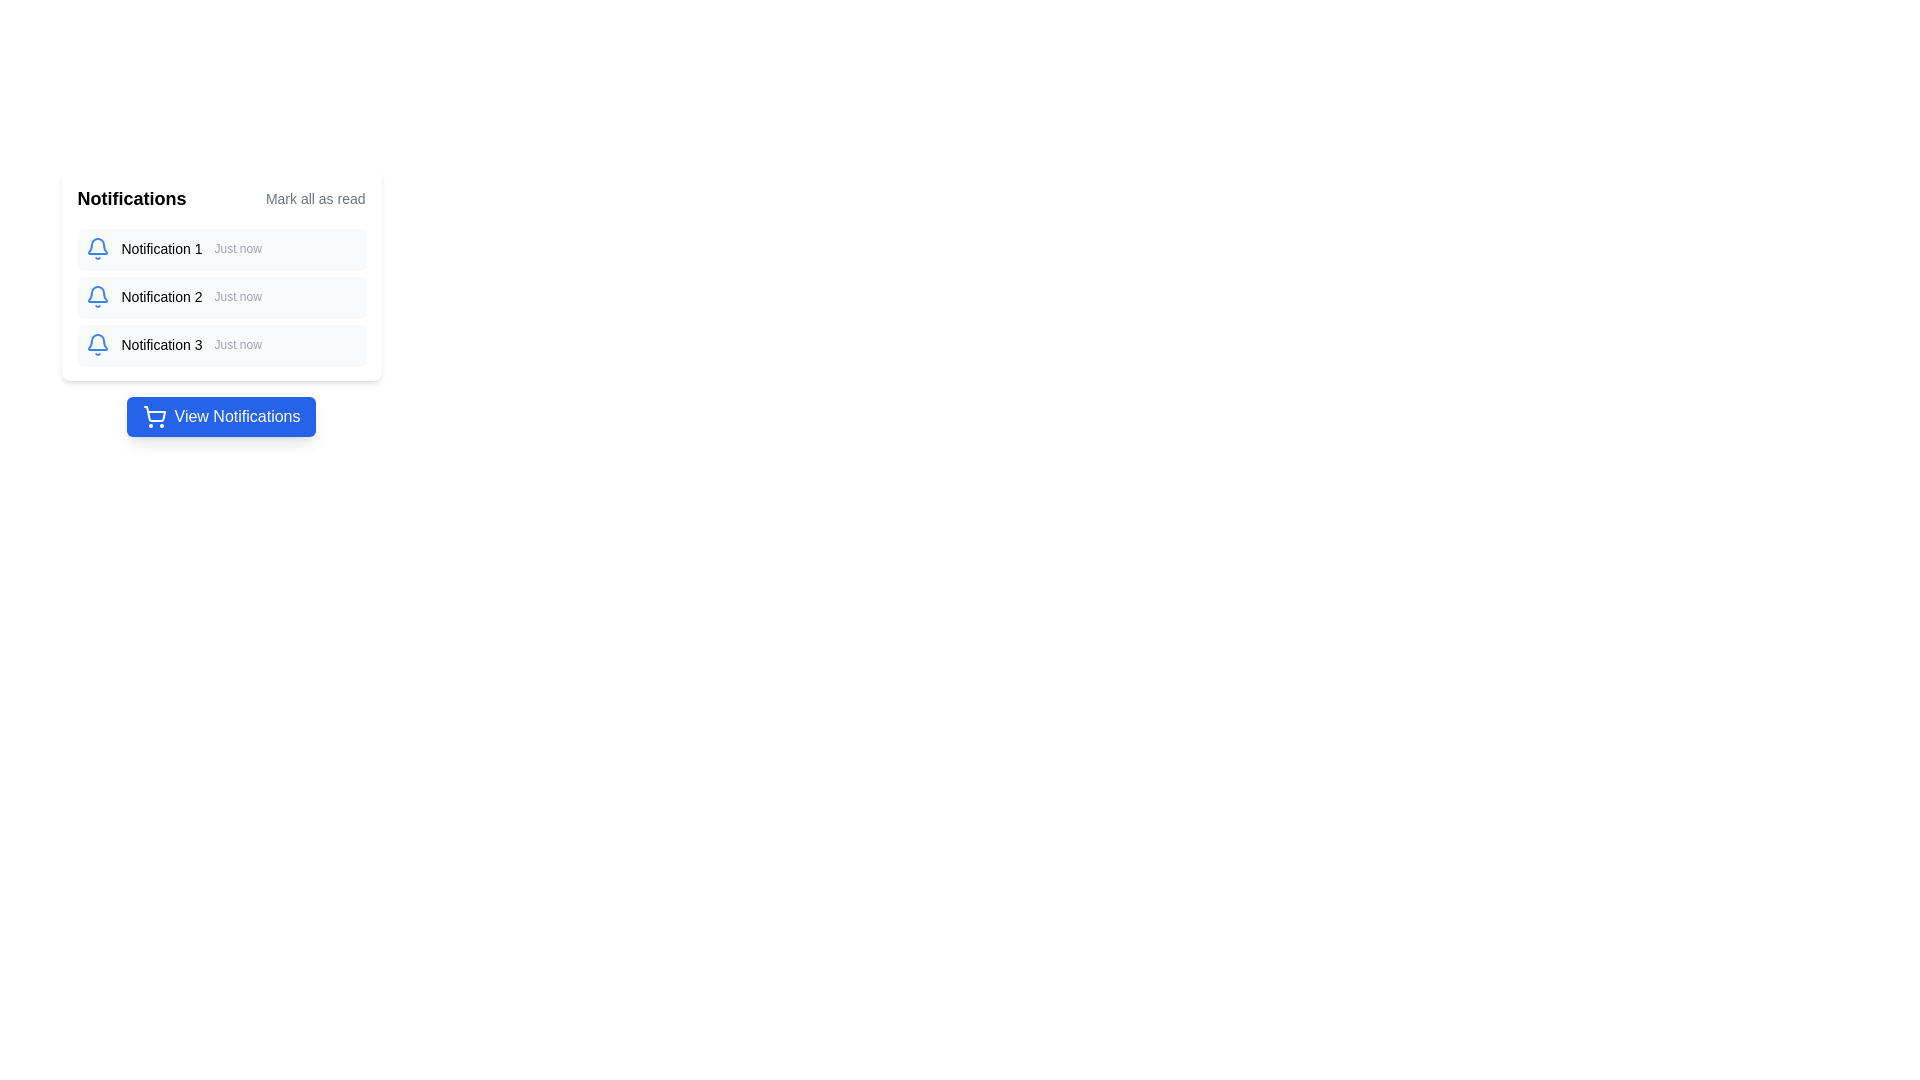 The image size is (1920, 1080). I want to click on the third notification item in the notification widget, which features a blue bell icon and the text 'Notification 3', so click(221, 343).